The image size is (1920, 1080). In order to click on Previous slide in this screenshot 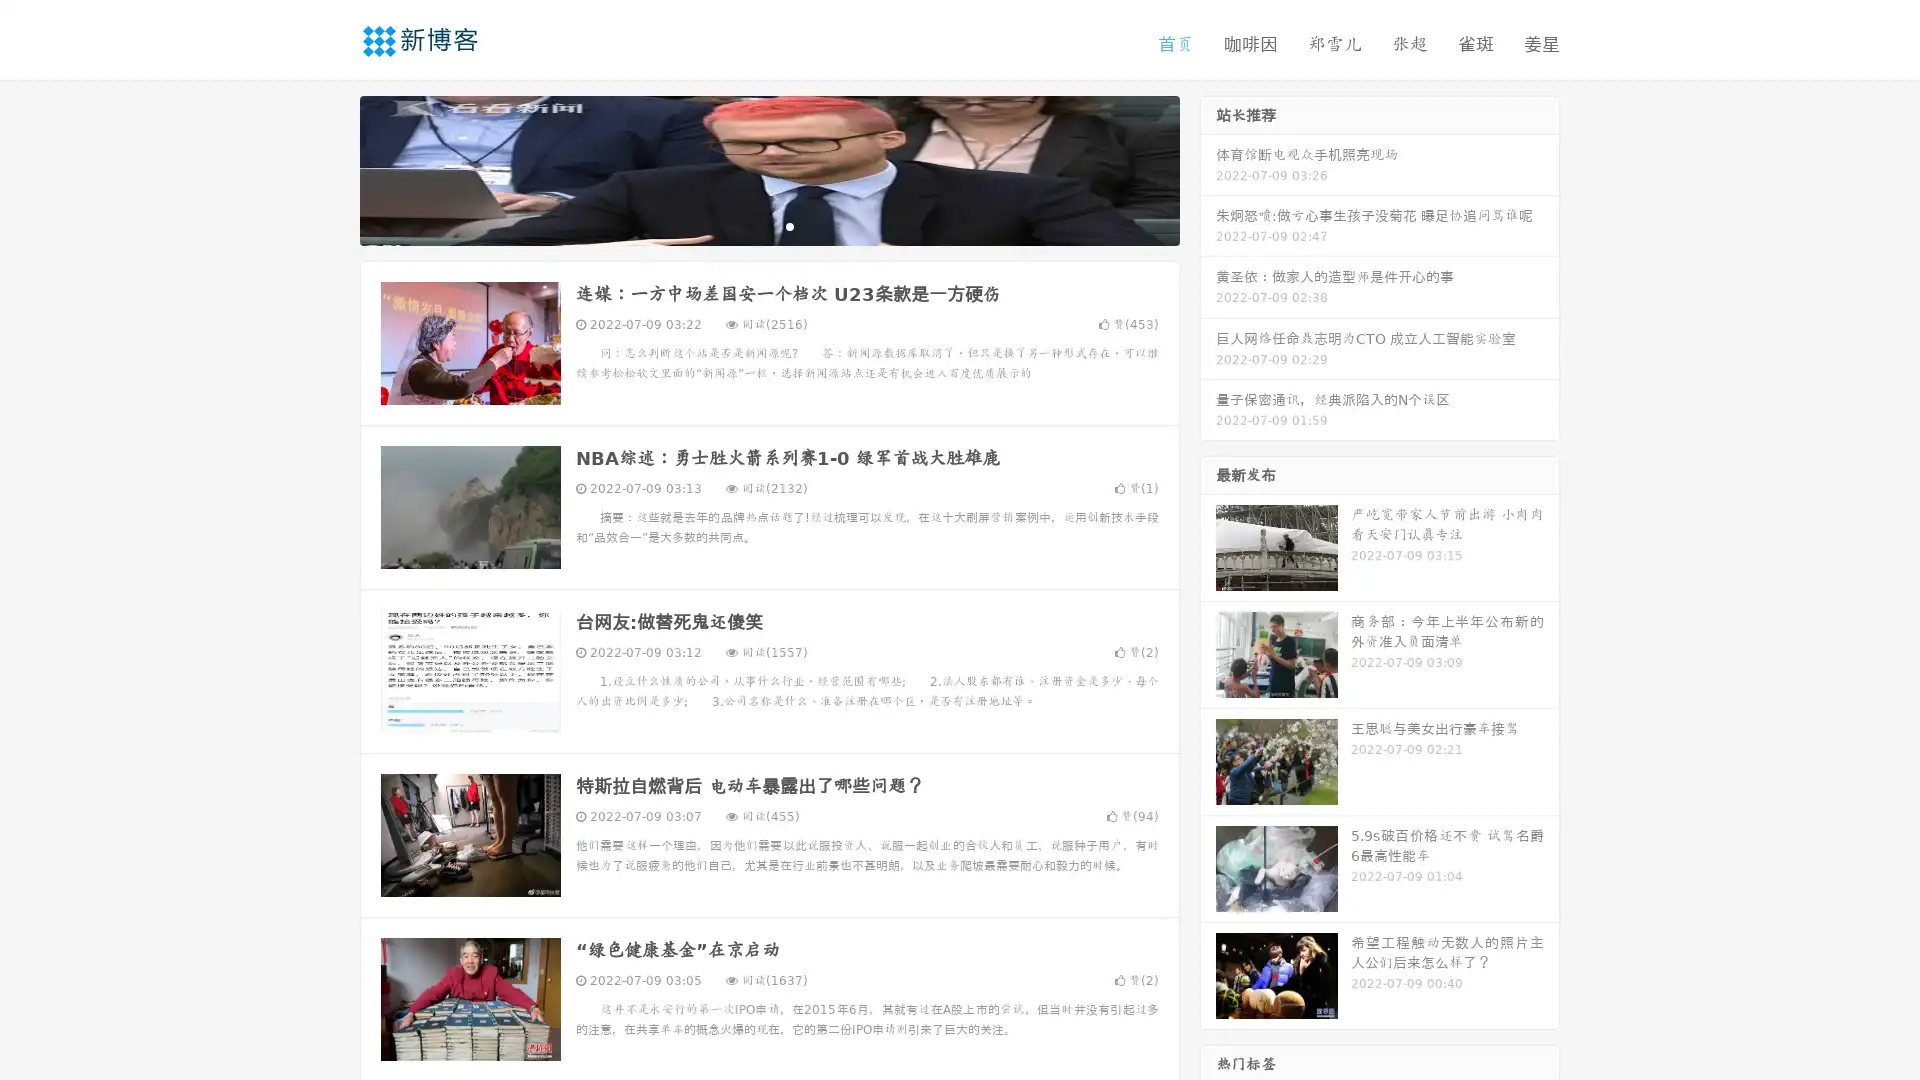, I will do `click(330, 168)`.